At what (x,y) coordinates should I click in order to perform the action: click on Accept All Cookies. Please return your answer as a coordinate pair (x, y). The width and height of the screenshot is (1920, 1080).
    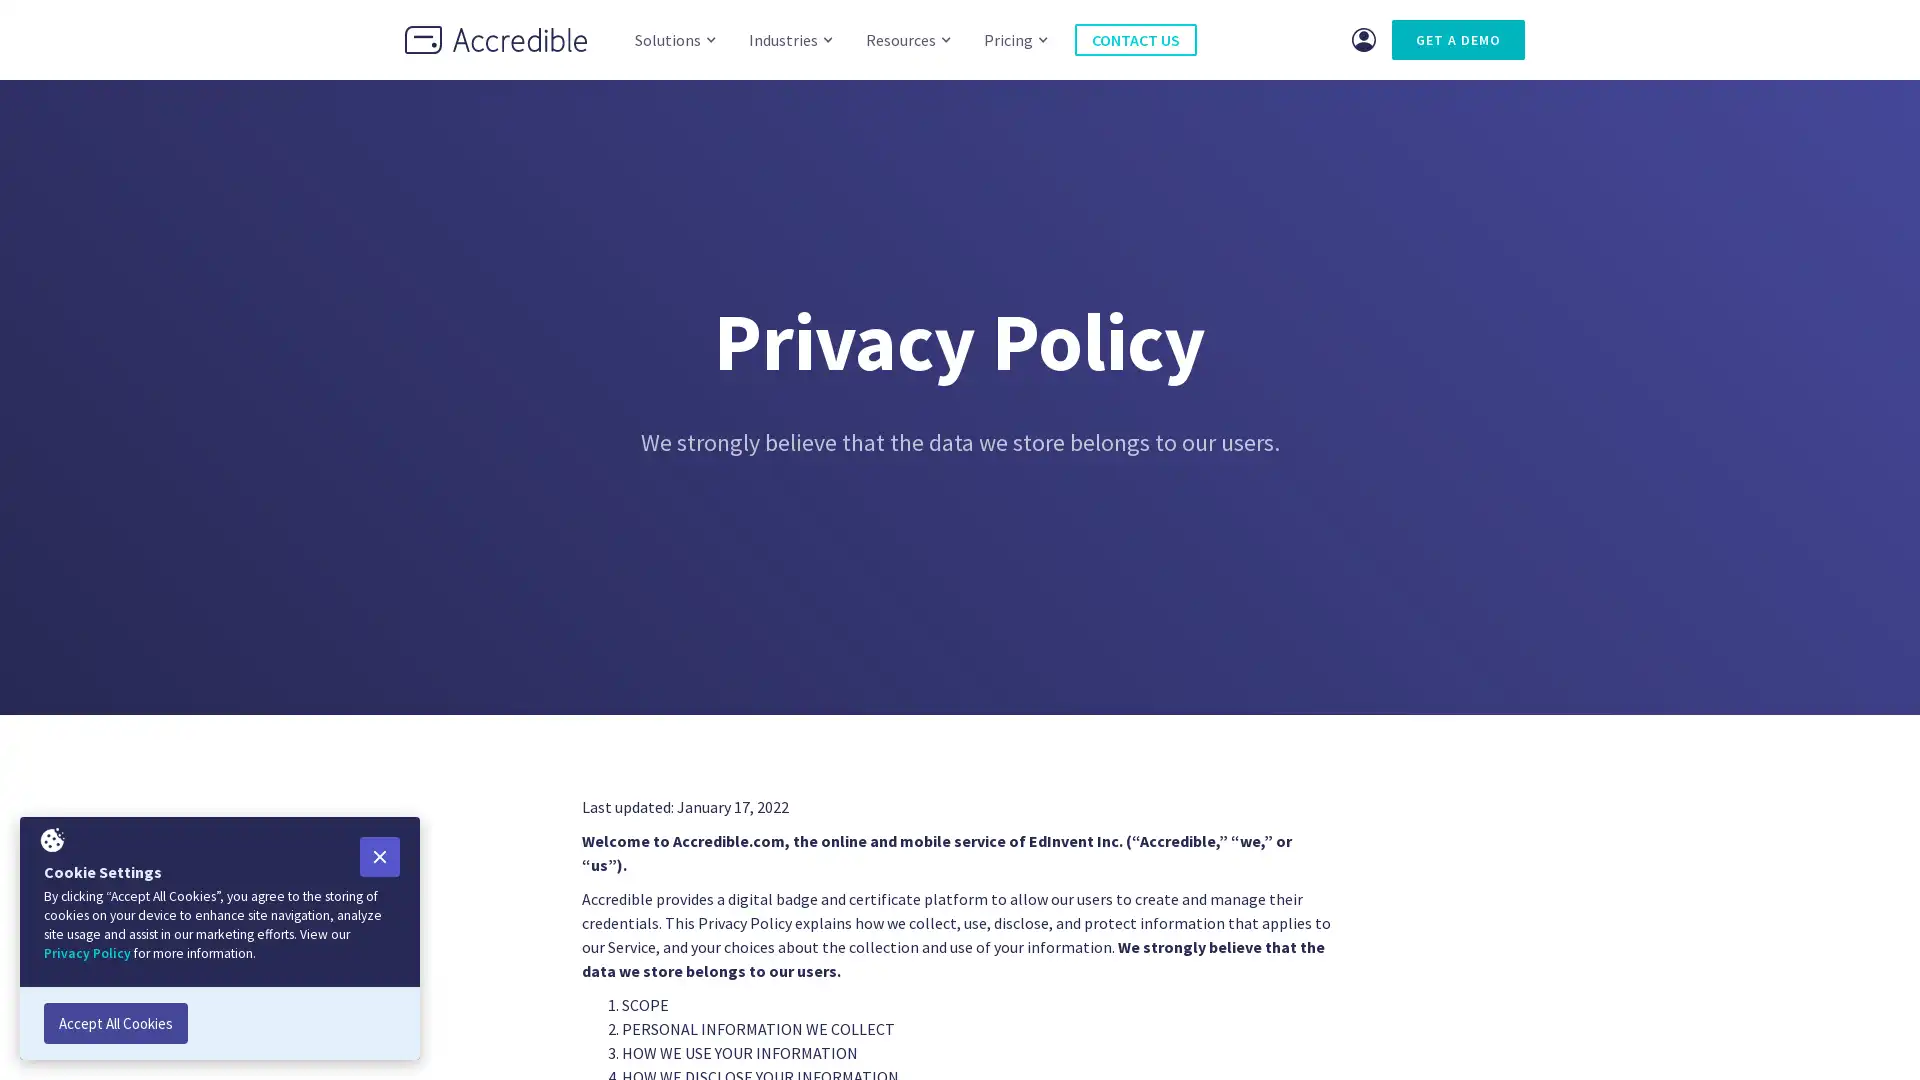
    Looking at the image, I should click on (114, 1022).